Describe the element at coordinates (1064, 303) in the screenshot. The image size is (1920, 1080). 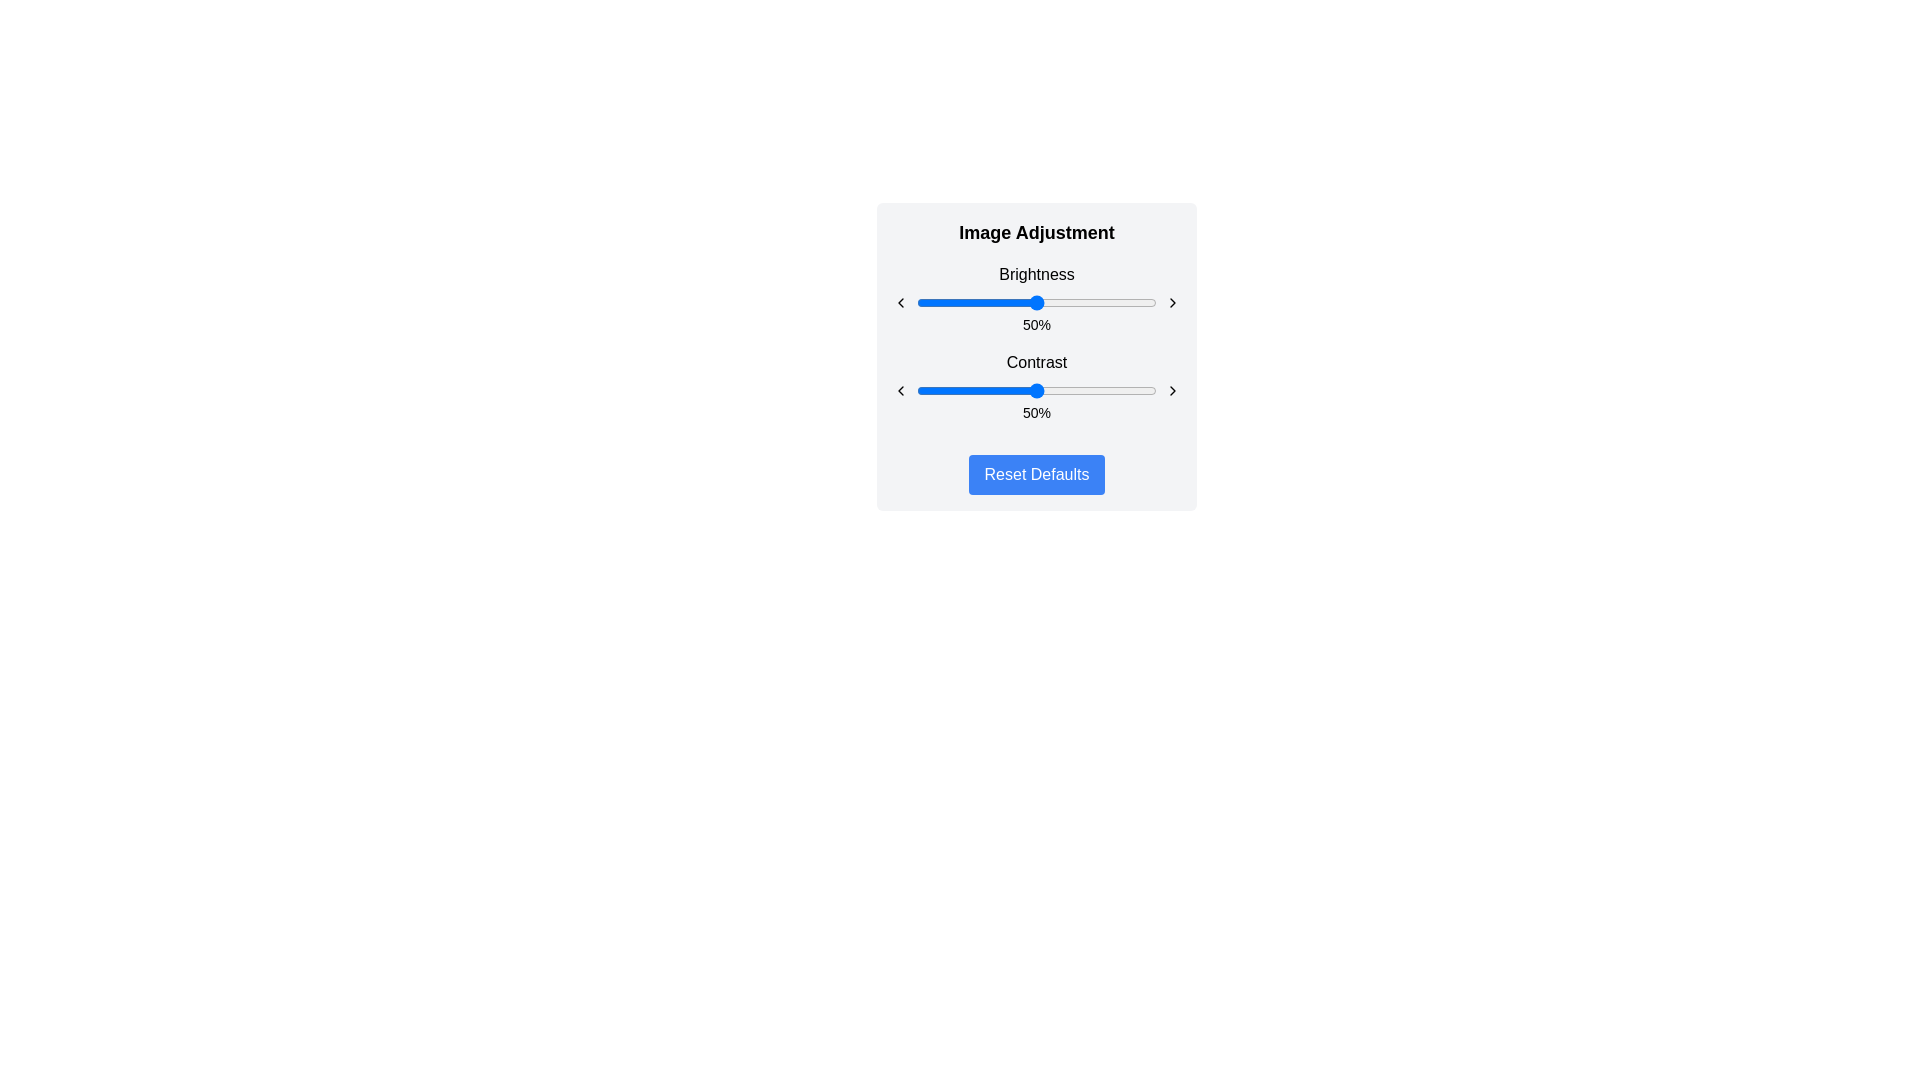
I see `brightness` at that location.